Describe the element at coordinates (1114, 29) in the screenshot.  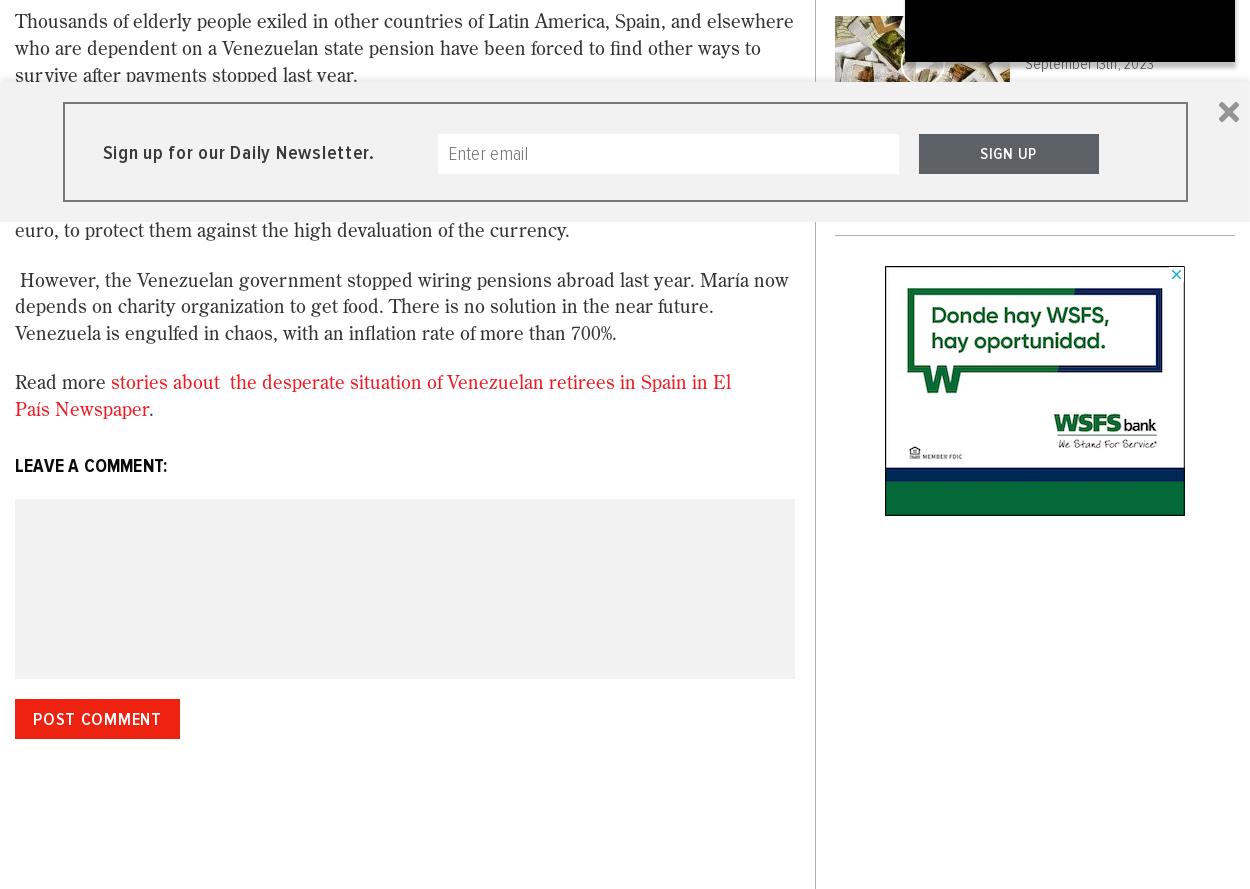
I see `'Piñatas For Everyone'` at that location.